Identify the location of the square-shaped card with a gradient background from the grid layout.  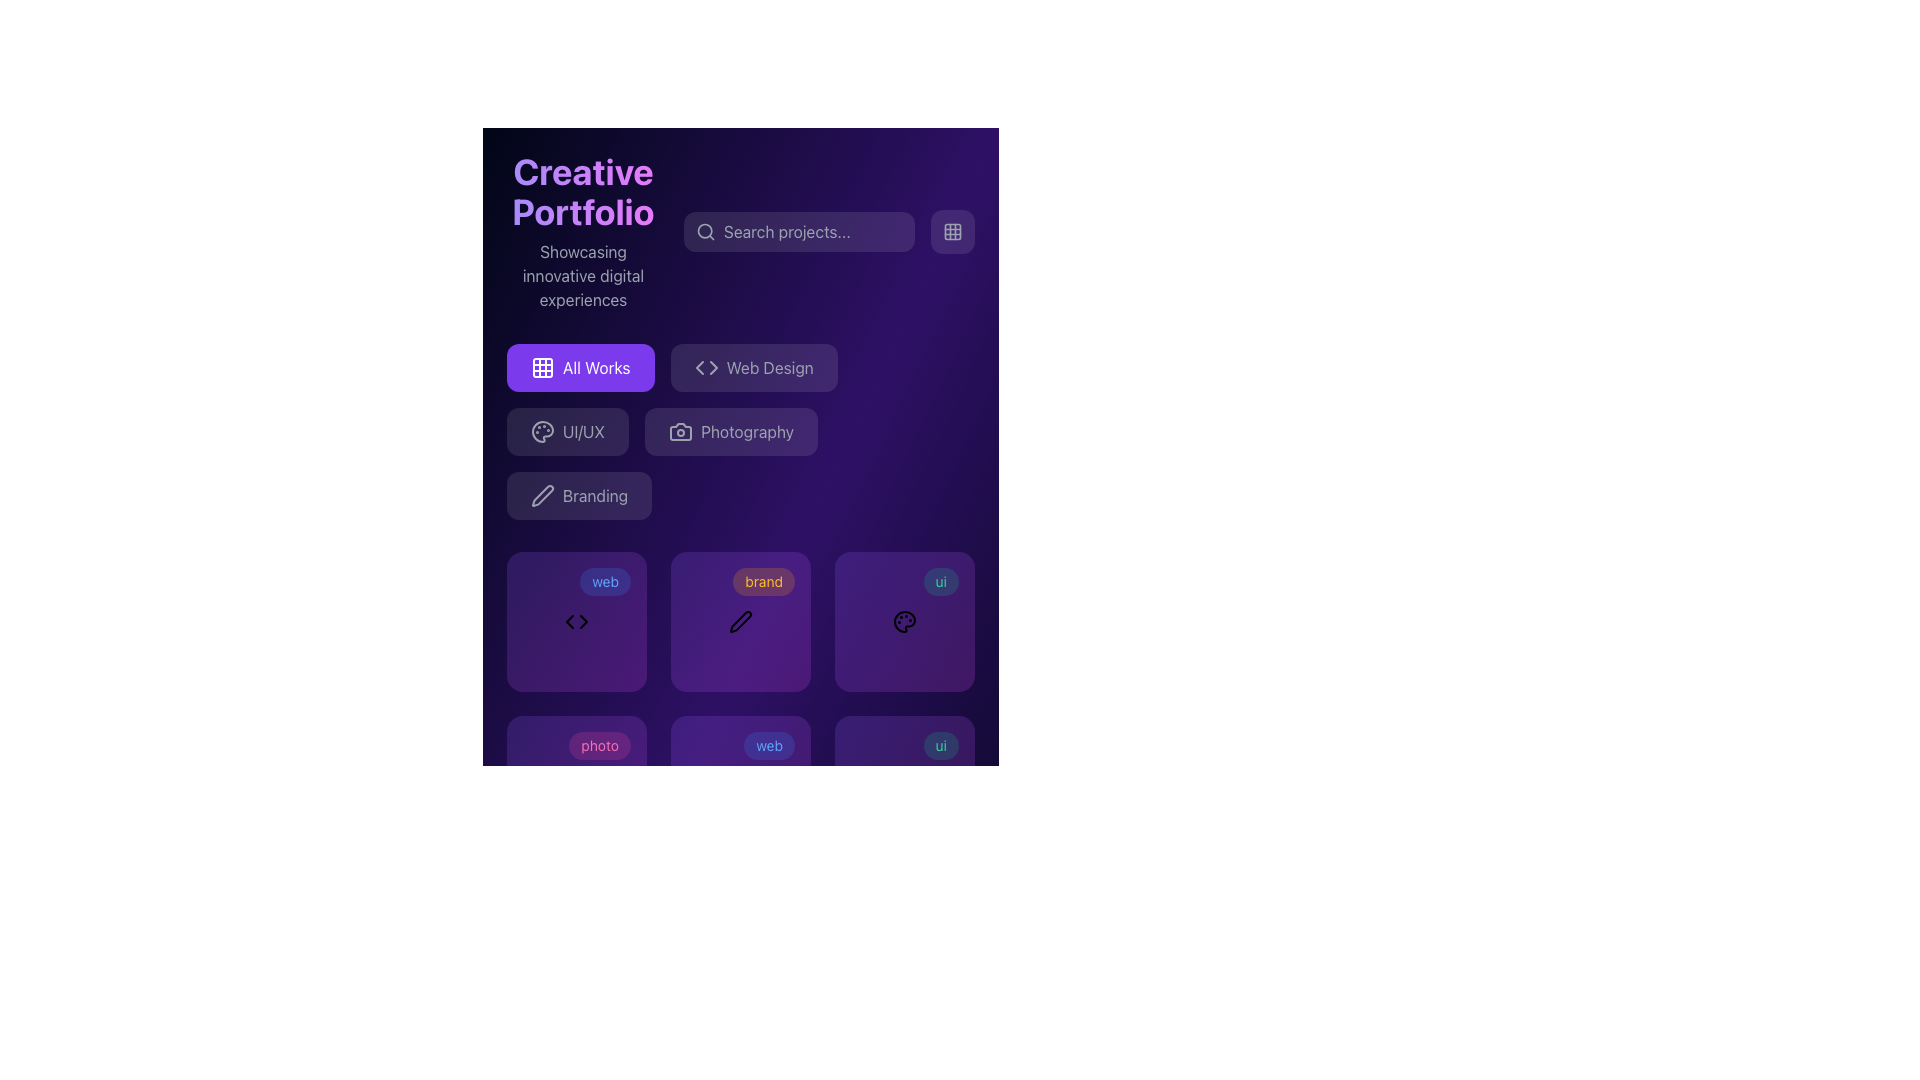
(575, 620).